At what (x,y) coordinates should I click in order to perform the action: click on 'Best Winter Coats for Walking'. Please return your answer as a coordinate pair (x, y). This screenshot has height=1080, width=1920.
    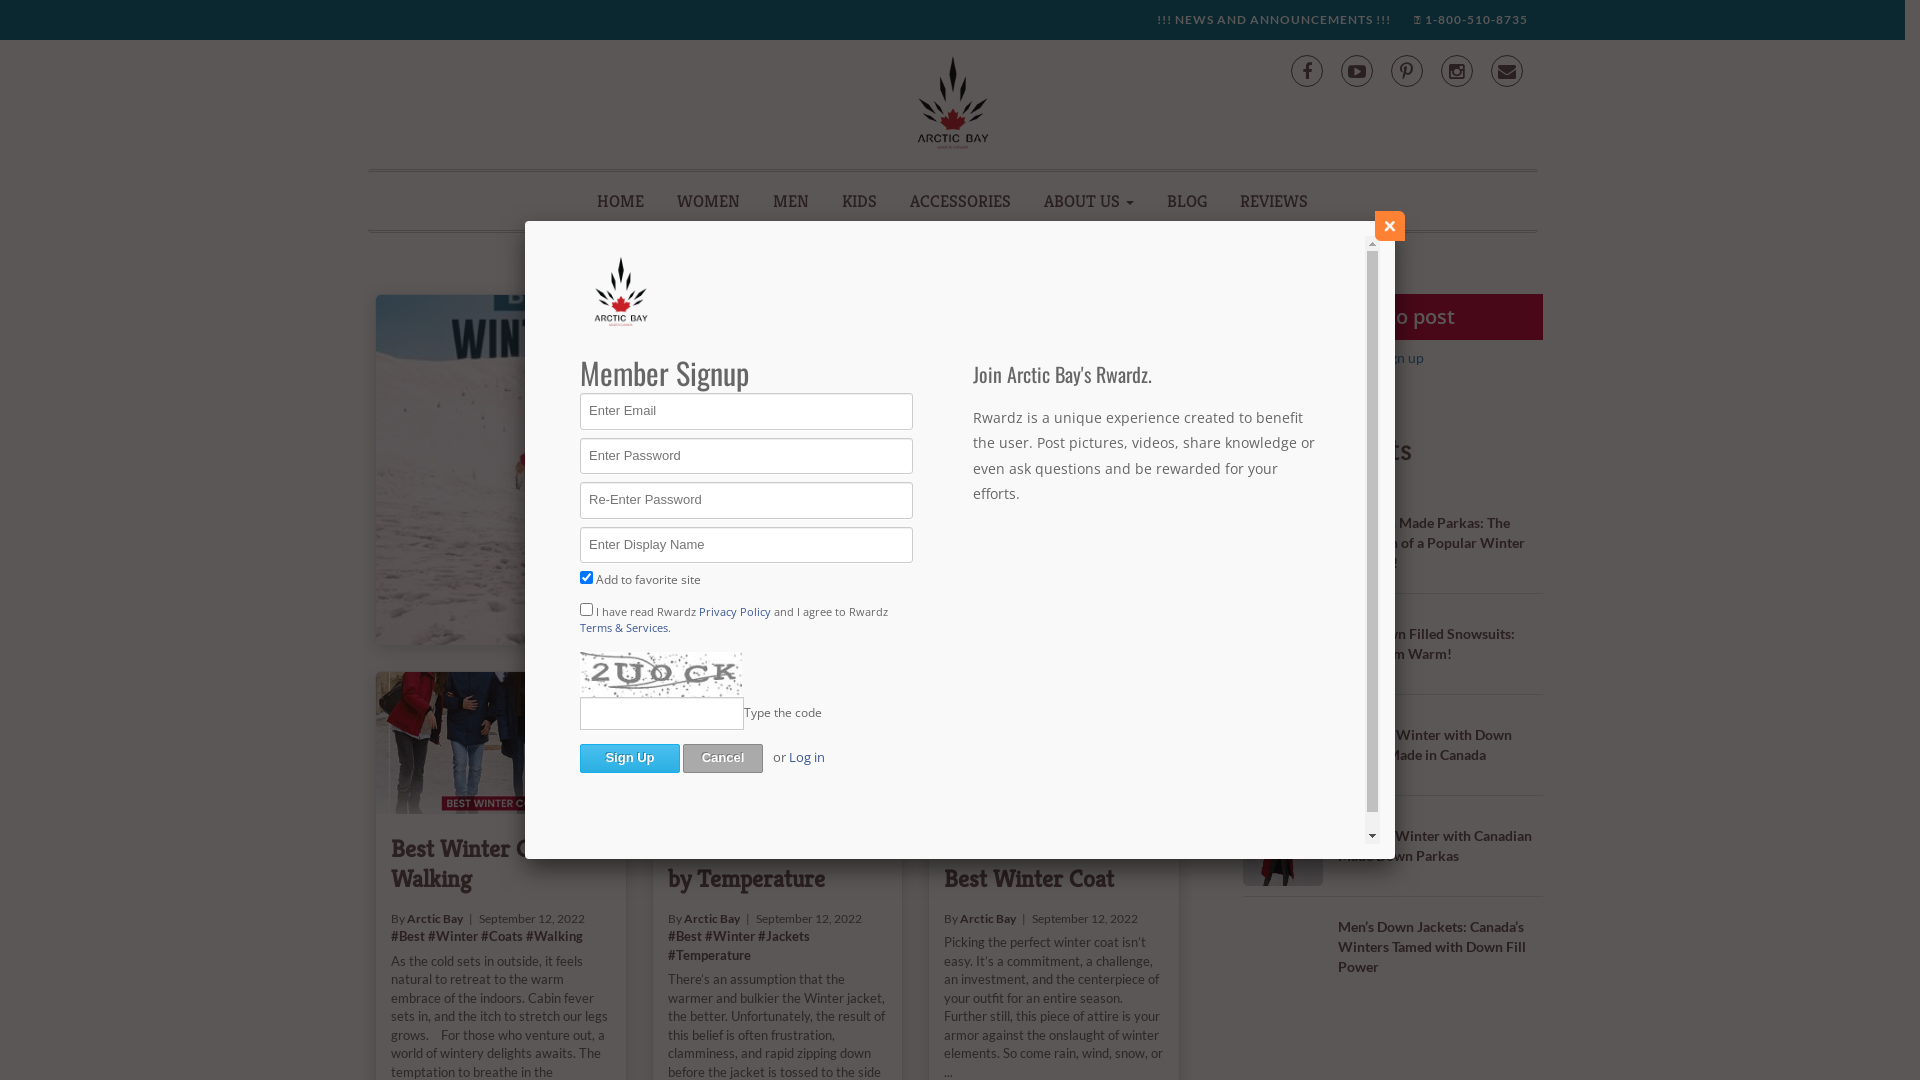
    Looking at the image, I should click on (390, 863).